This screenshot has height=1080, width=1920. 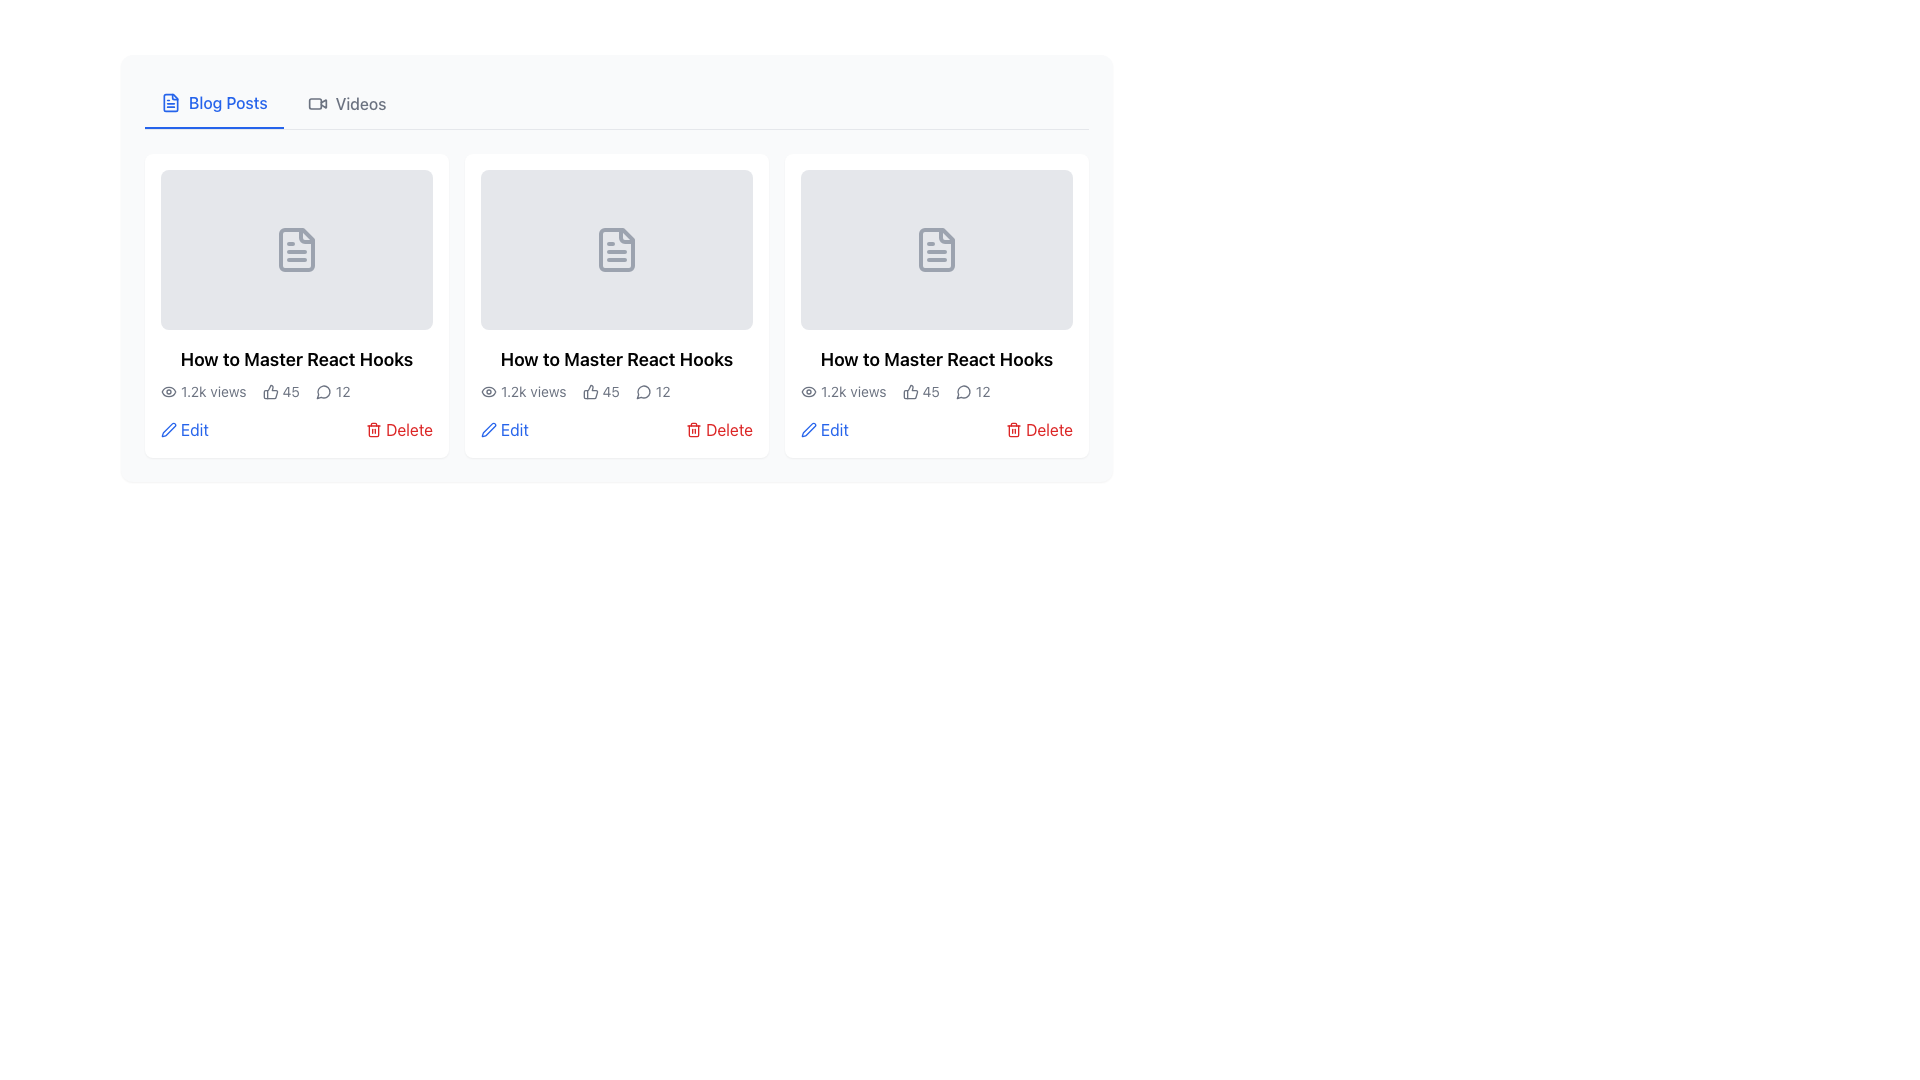 I want to click on the small rectangle with rounded corners that is part of the grouped icon representation in the 'Videos' tab, positioned near the top of the page's main content area, so click(x=314, y=104).